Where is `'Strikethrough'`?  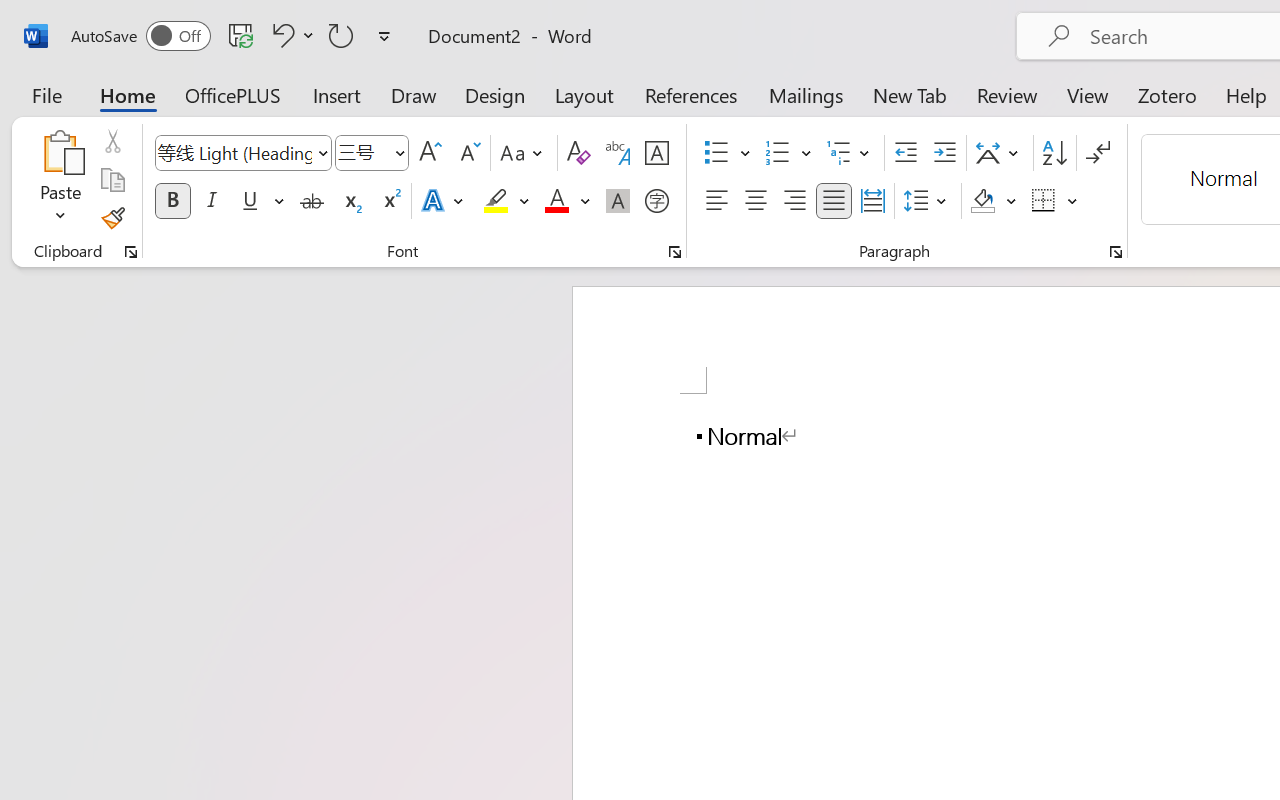
'Strikethrough' is located at coordinates (311, 201).